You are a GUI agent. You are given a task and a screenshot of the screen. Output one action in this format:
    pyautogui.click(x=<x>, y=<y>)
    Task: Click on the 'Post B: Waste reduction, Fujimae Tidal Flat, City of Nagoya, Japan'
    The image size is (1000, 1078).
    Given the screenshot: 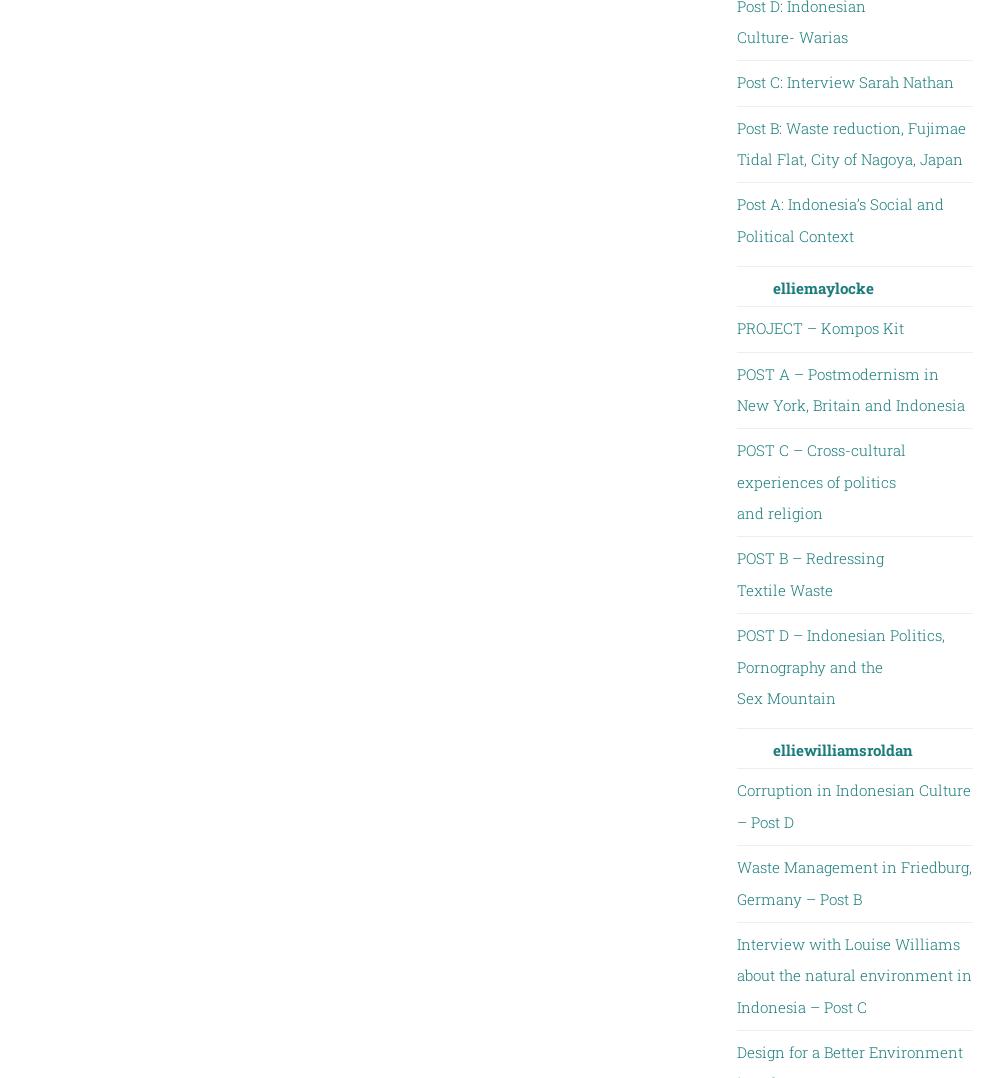 What is the action you would take?
    pyautogui.click(x=849, y=143)
    